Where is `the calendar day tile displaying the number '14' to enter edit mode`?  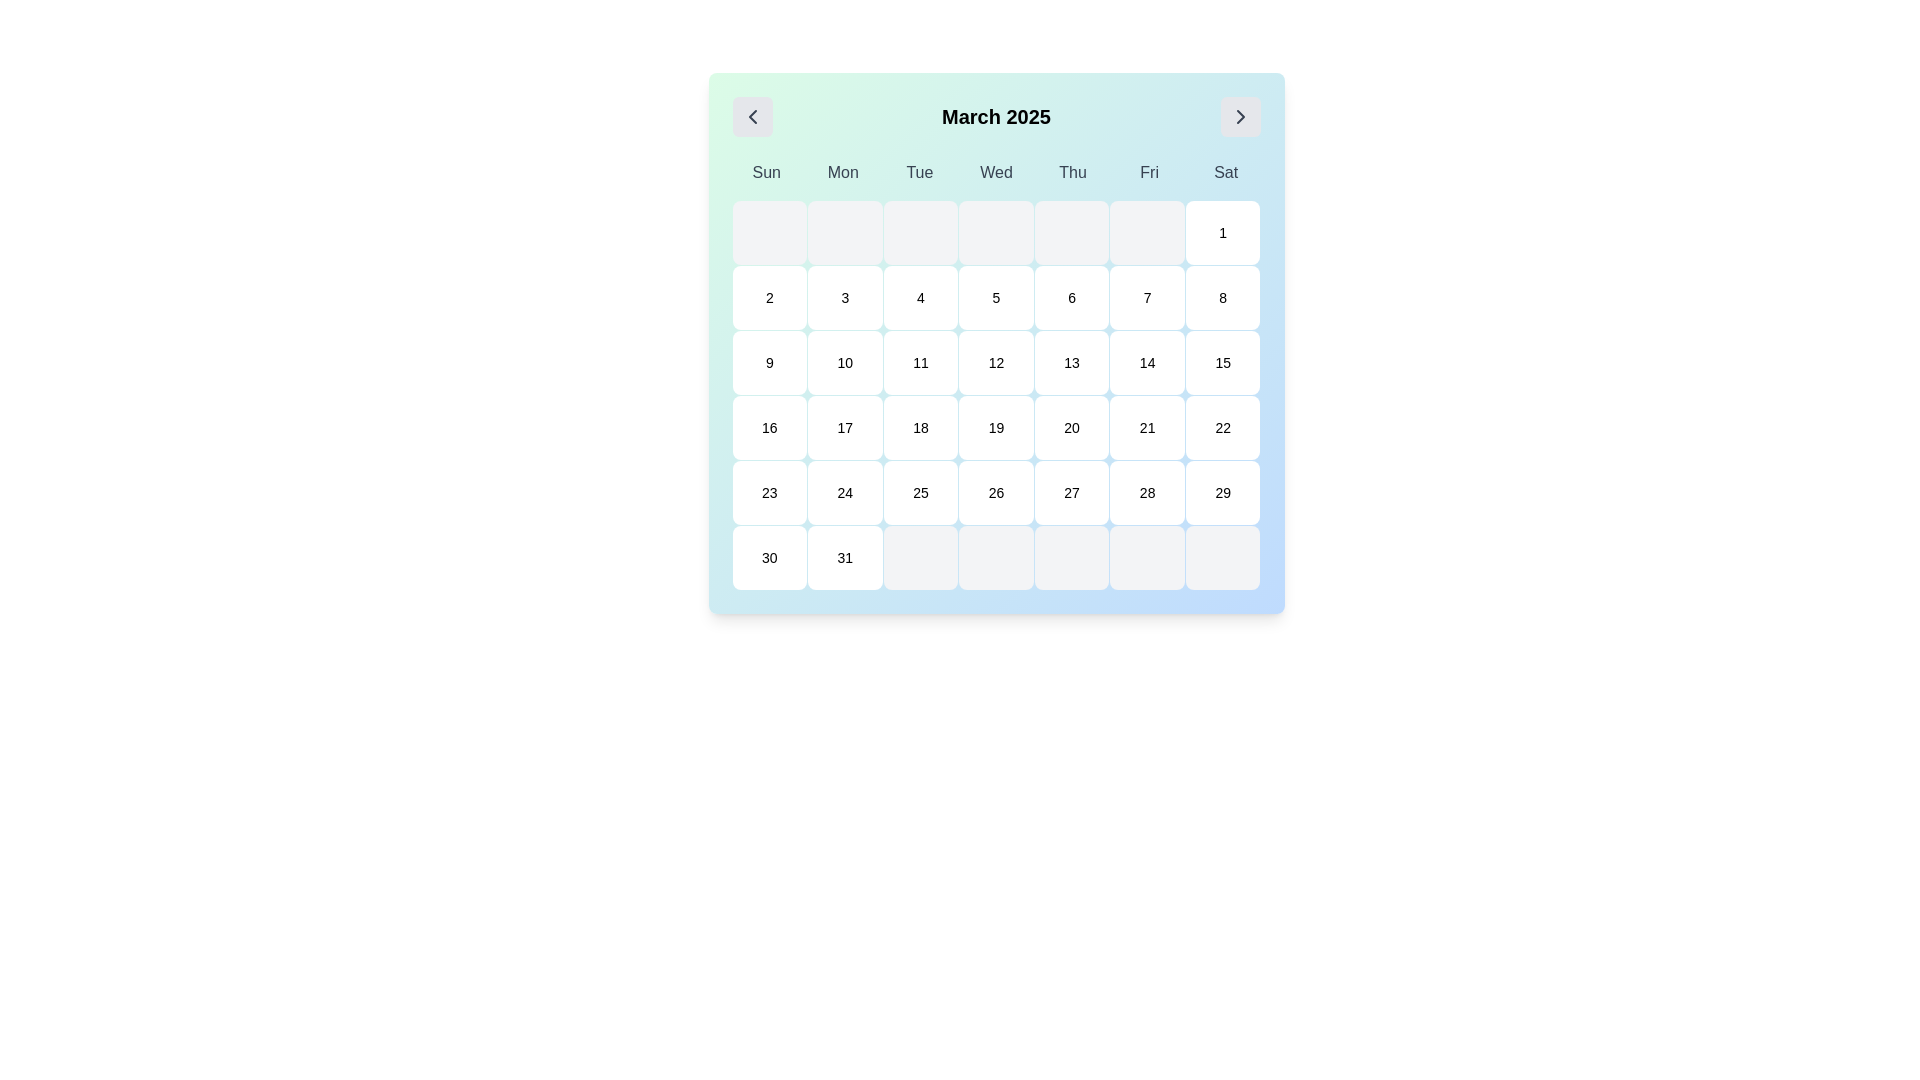 the calendar day tile displaying the number '14' to enter edit mode is located at coordinates (1147, 362).